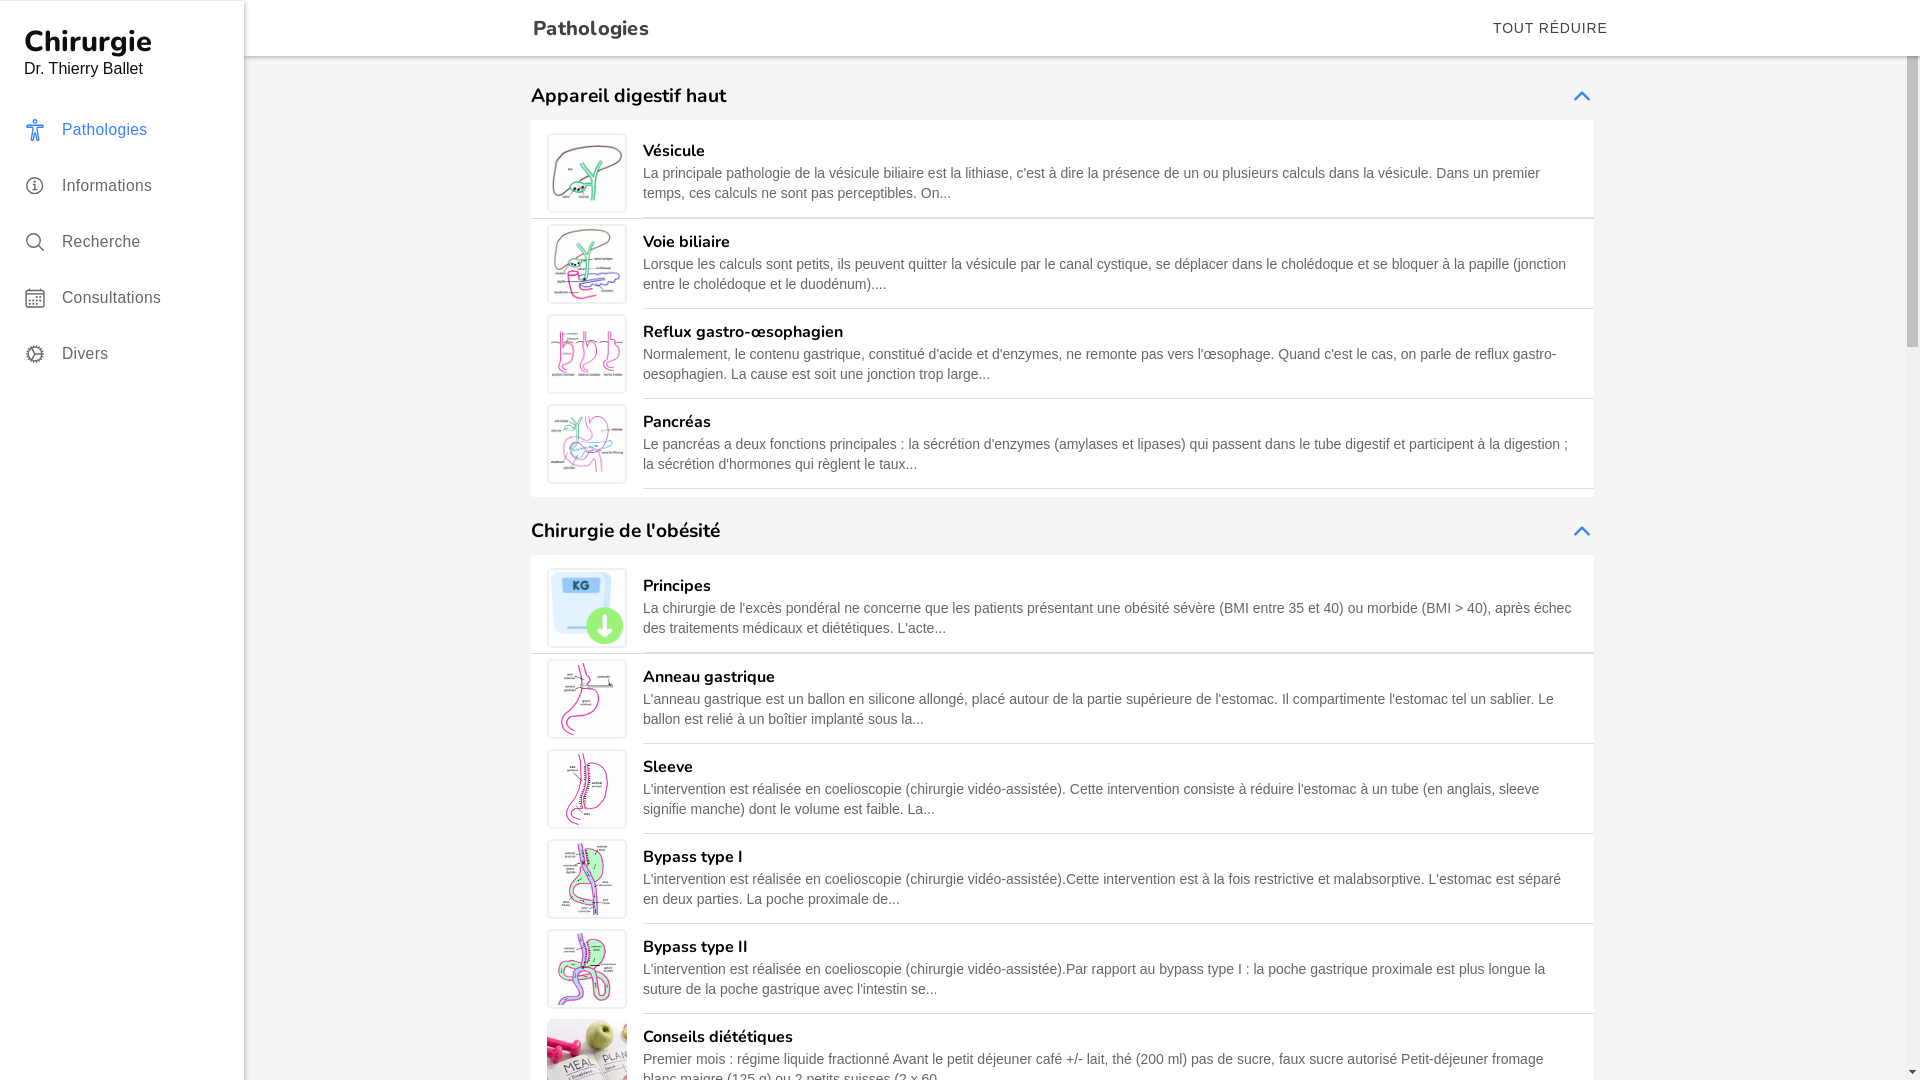  What do you see at coordinates (24, 50) in the screenshot?
I see `'Chirurgie` at bounding box center [24, 50].